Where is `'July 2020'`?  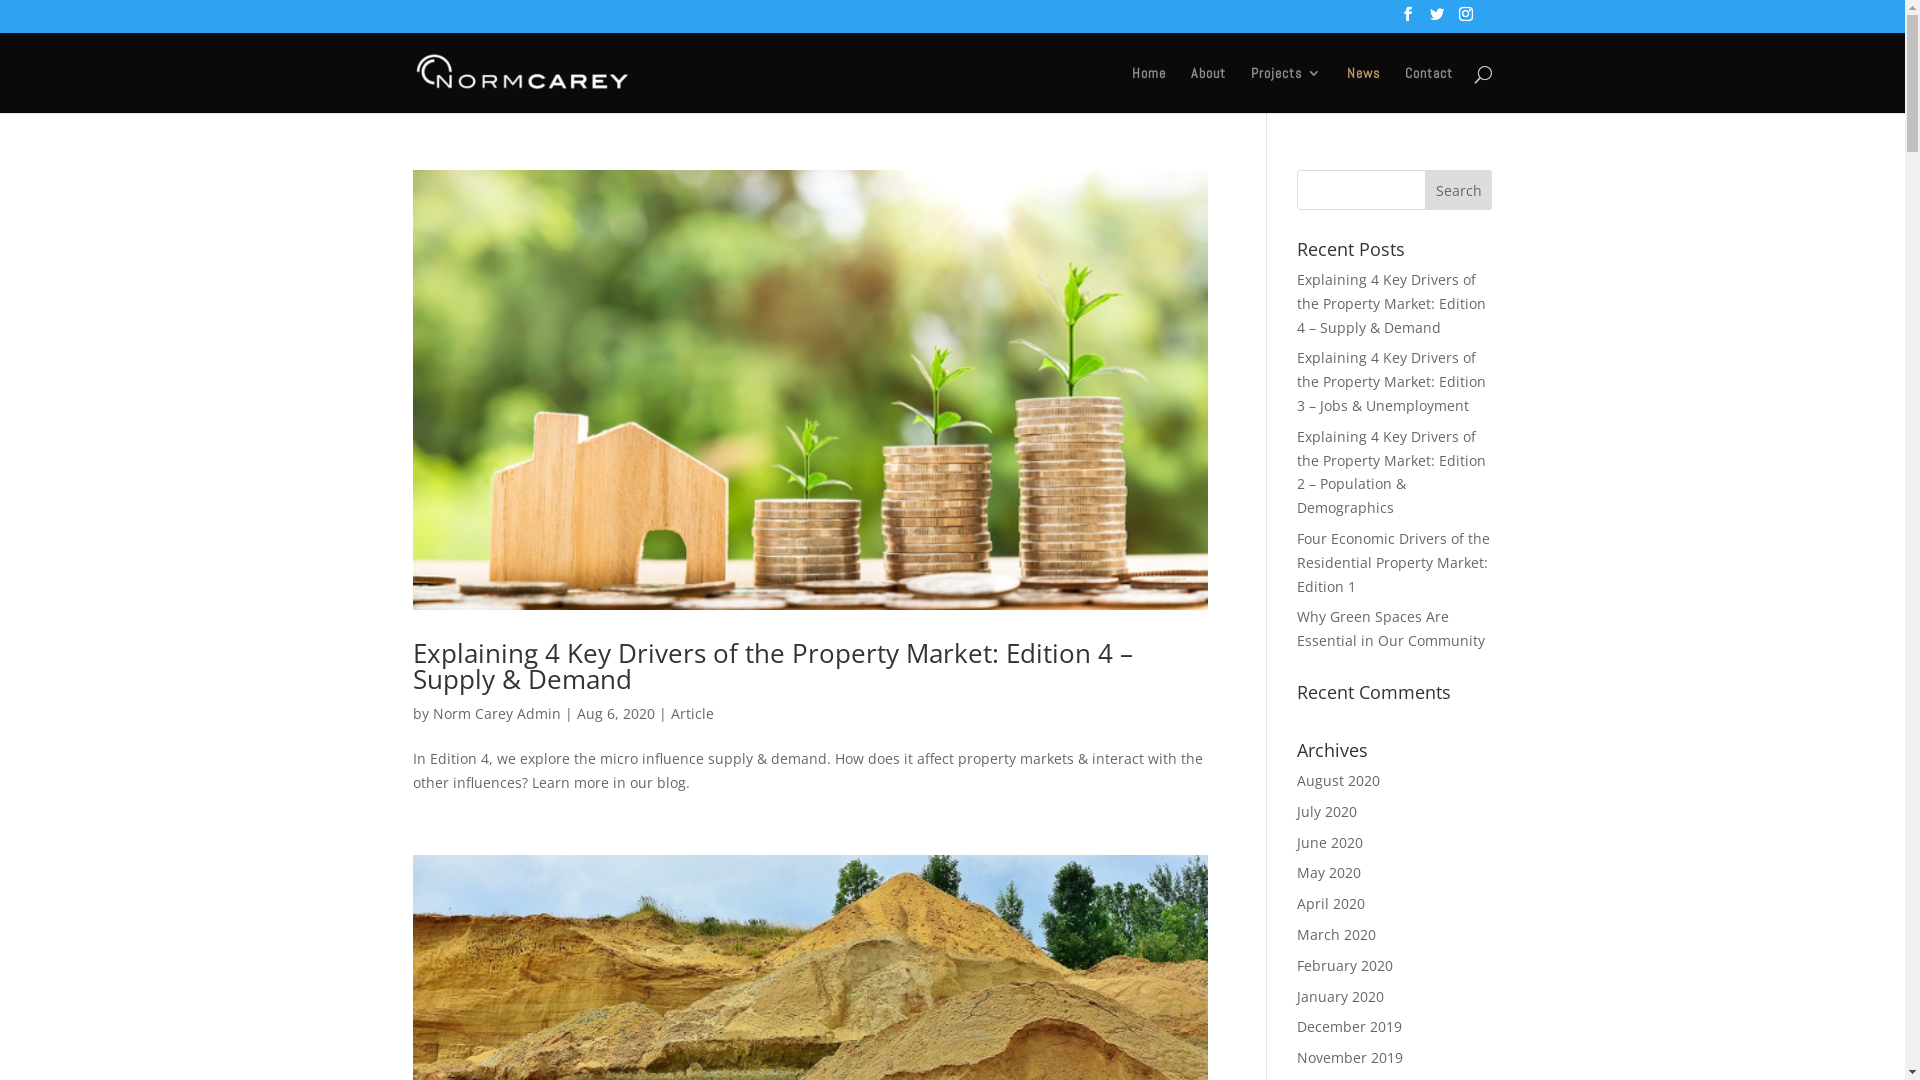
'July 2020' is located at coordinates (1326, 811).